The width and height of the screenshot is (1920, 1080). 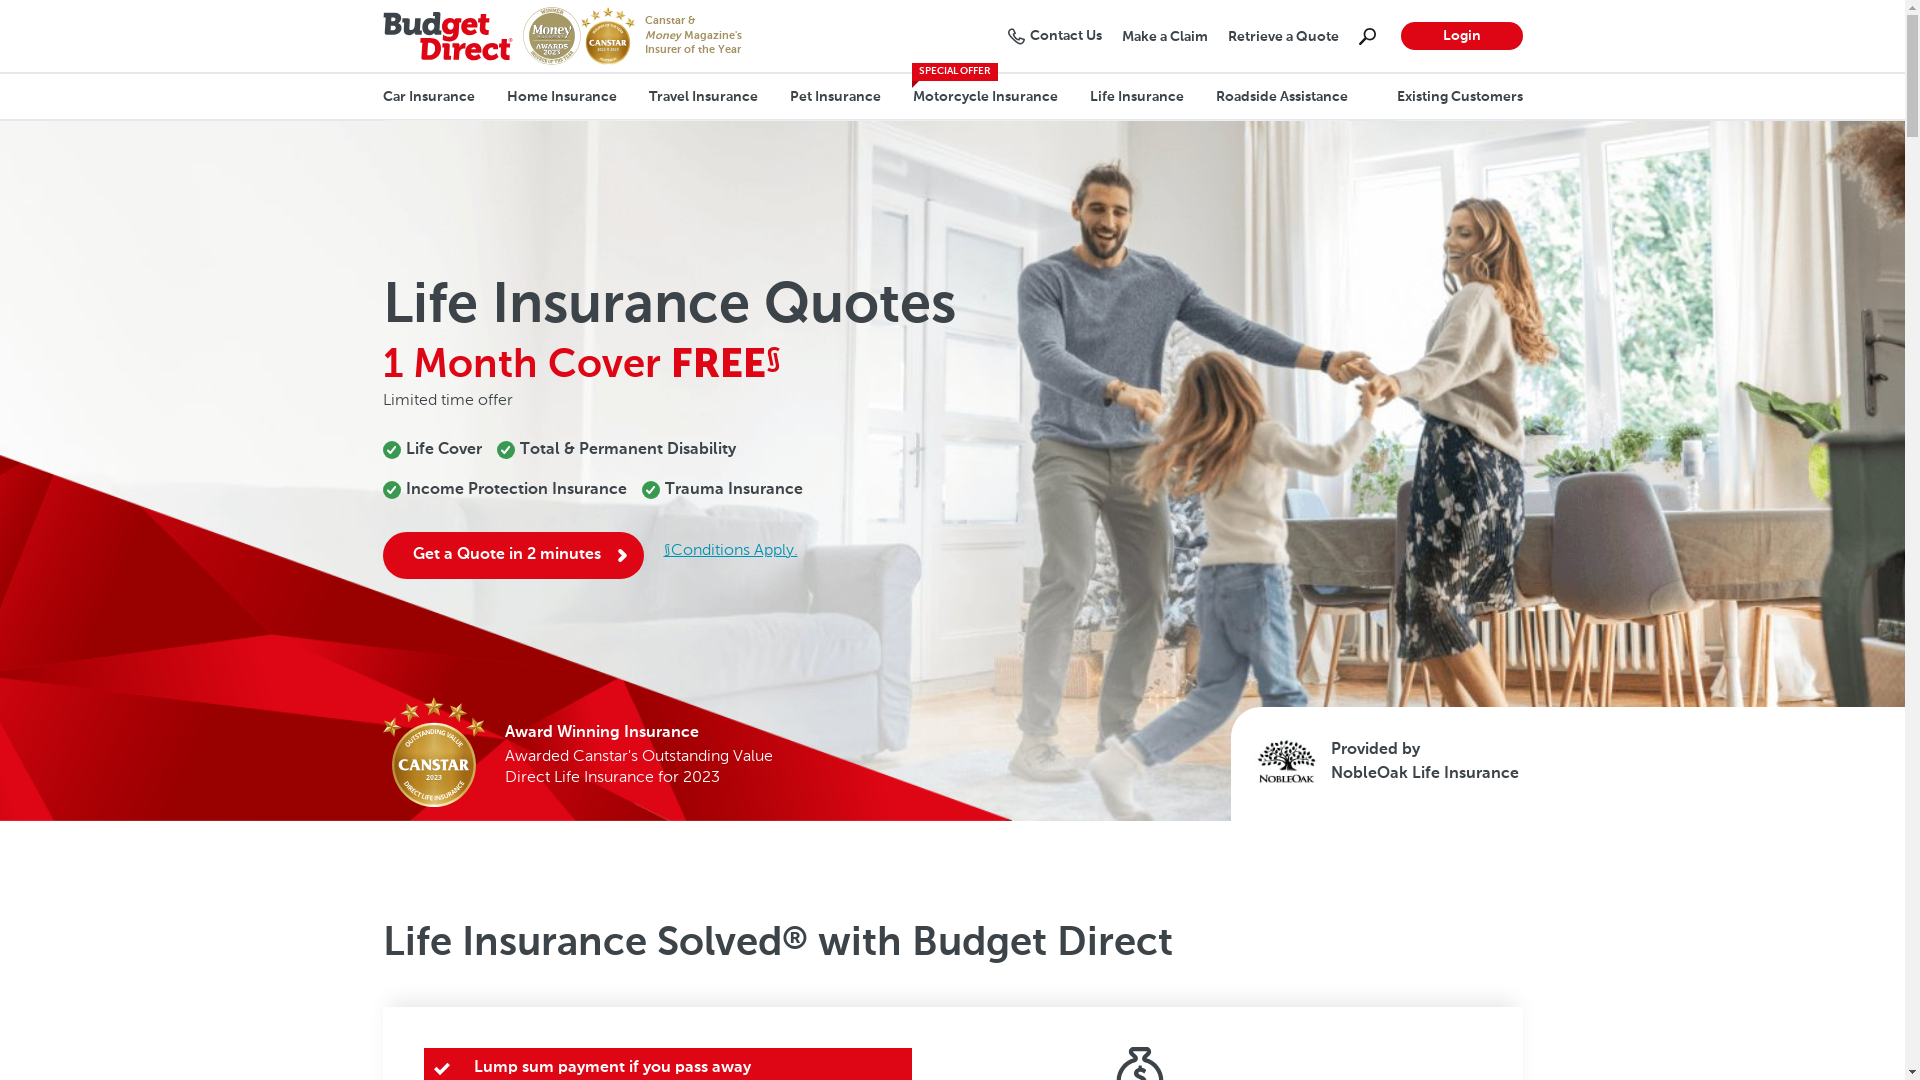 I want to click on 'Search', so click(x=1365, y=36).